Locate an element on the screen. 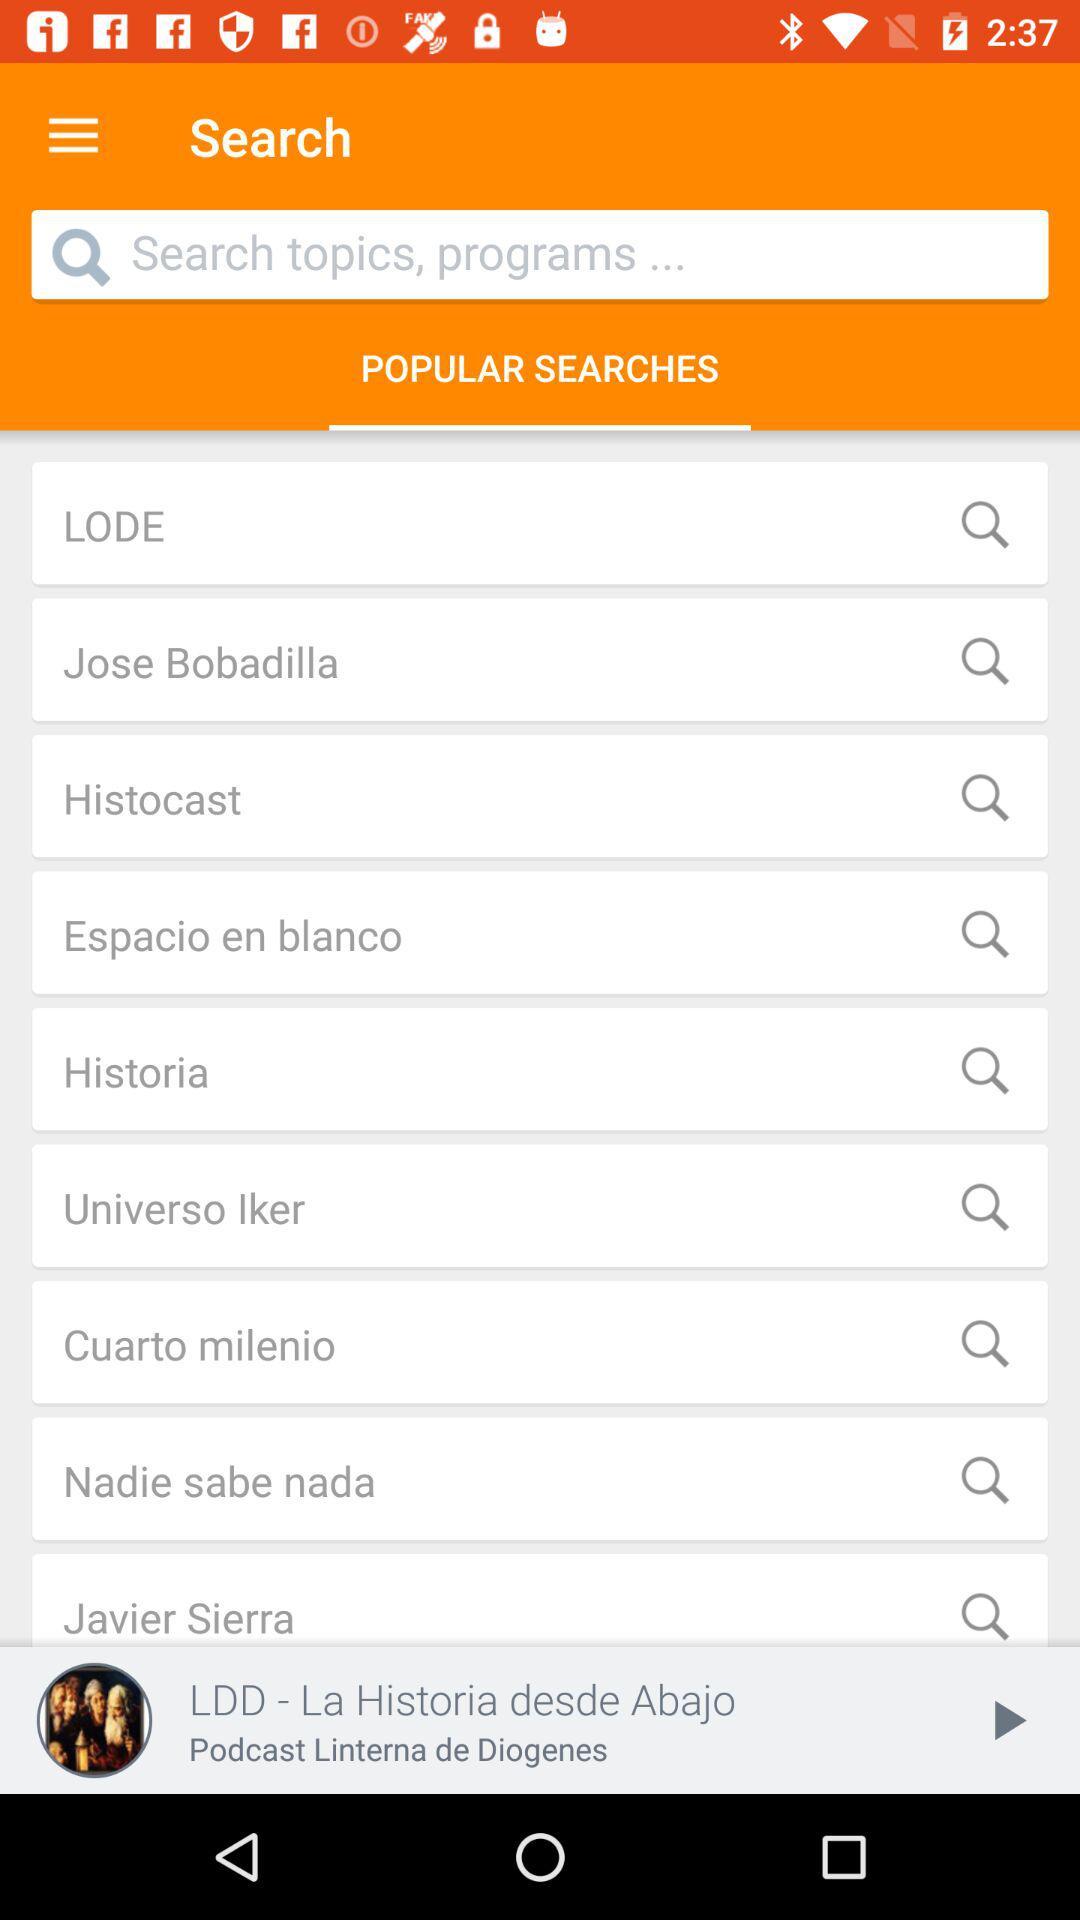  icon to the right of ldd la historia is located at coordinates (1006, 1719).